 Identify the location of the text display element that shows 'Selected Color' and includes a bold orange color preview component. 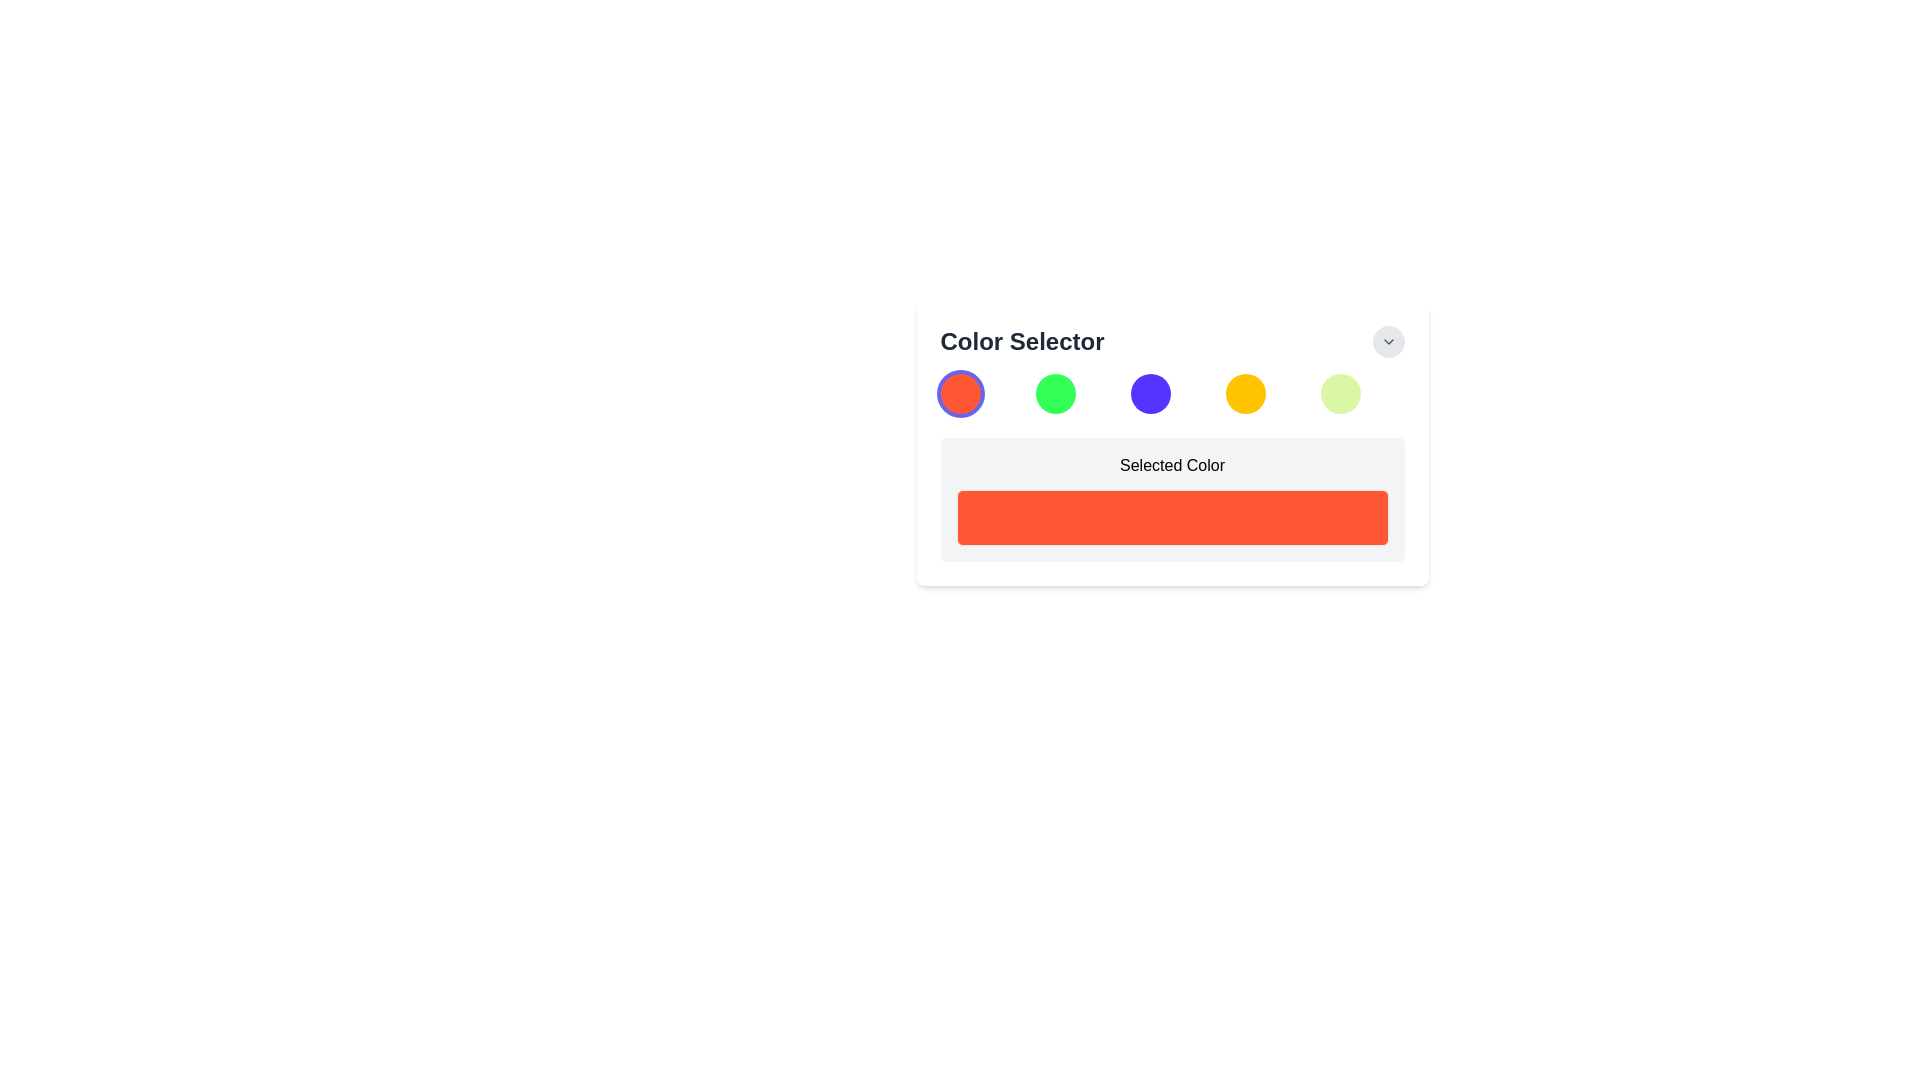
(1172, 467).